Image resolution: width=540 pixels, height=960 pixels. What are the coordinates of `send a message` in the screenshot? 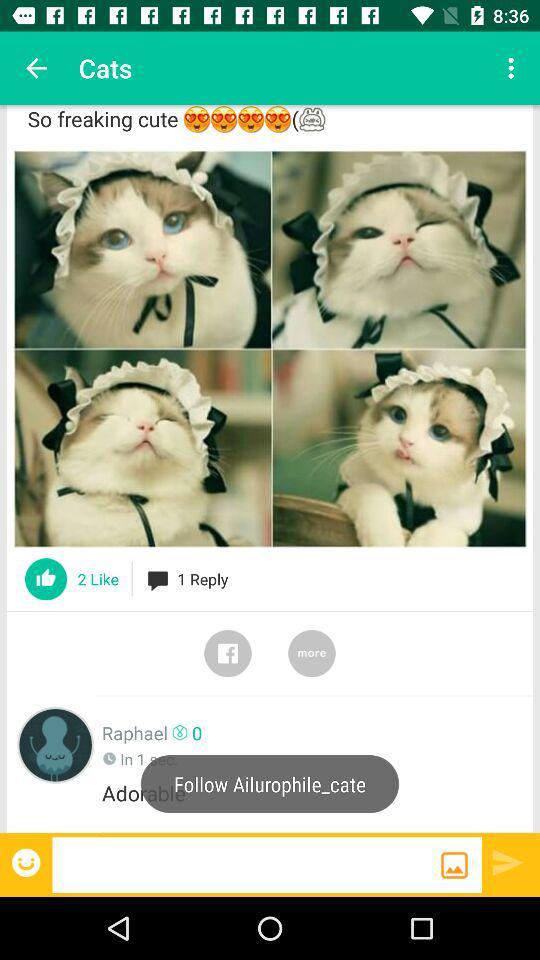 It's located at (246, 863).